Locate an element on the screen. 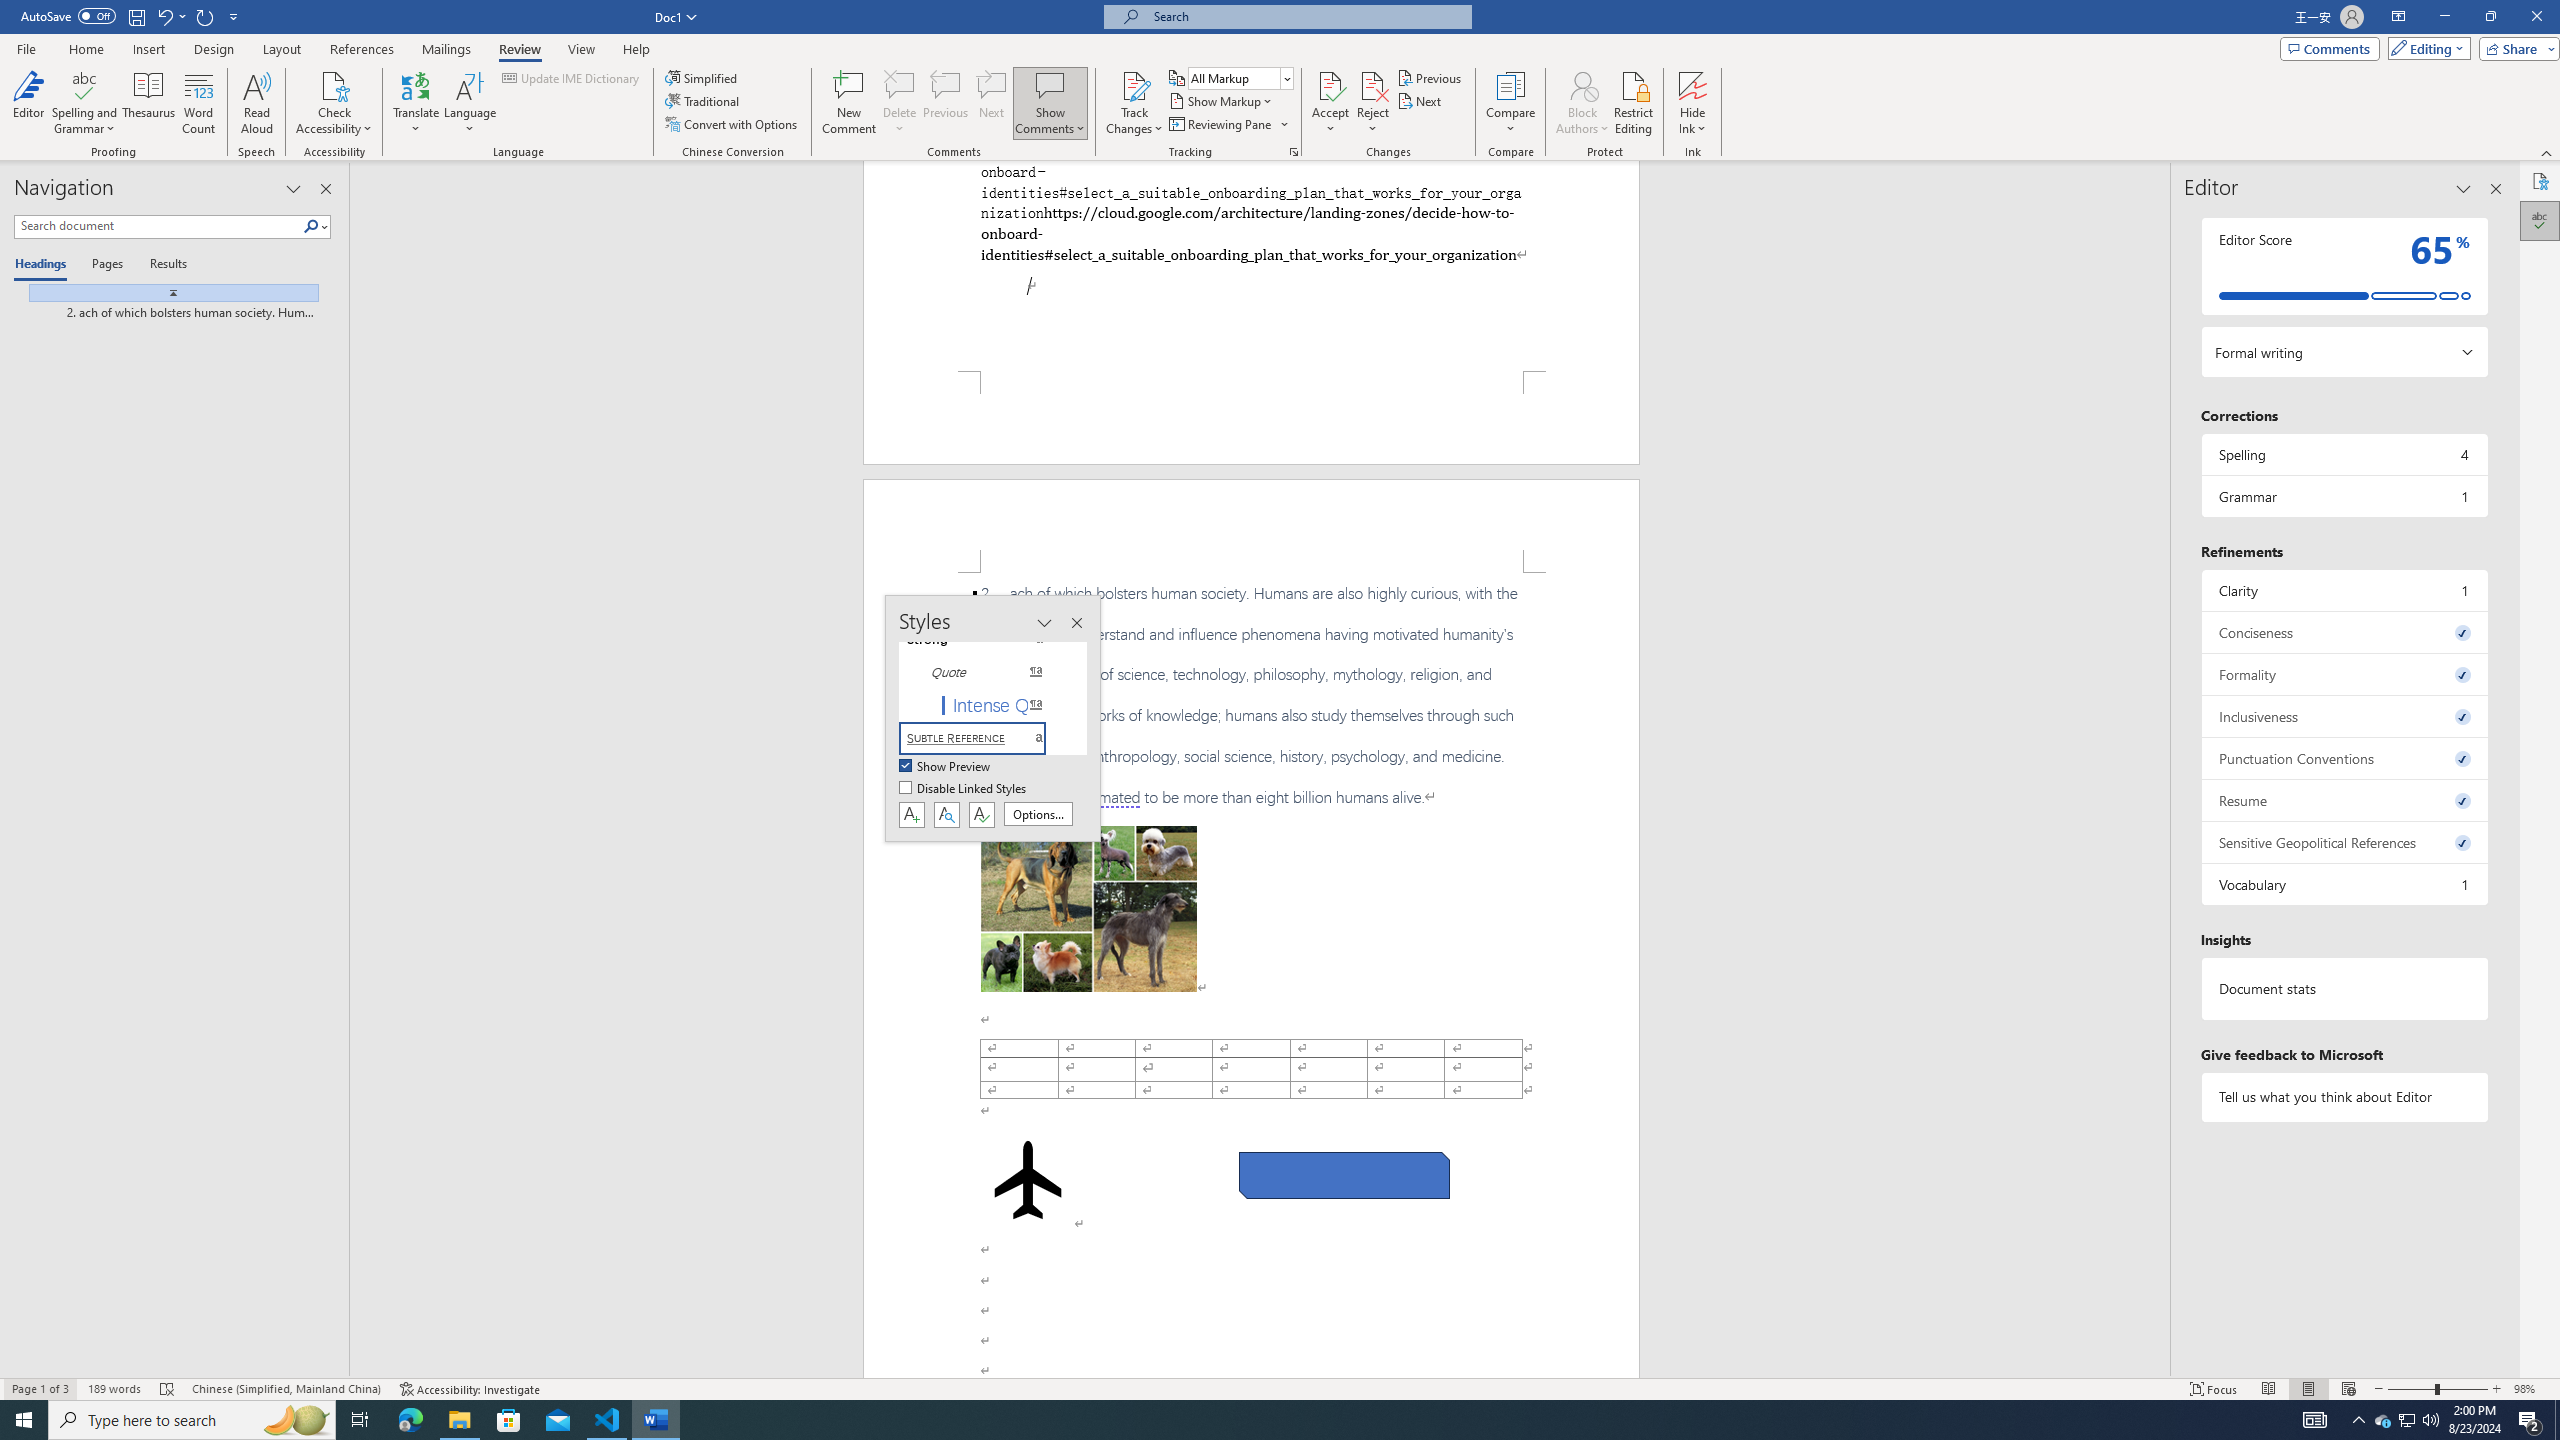  'Delete' is located at coordinates (898, 84).